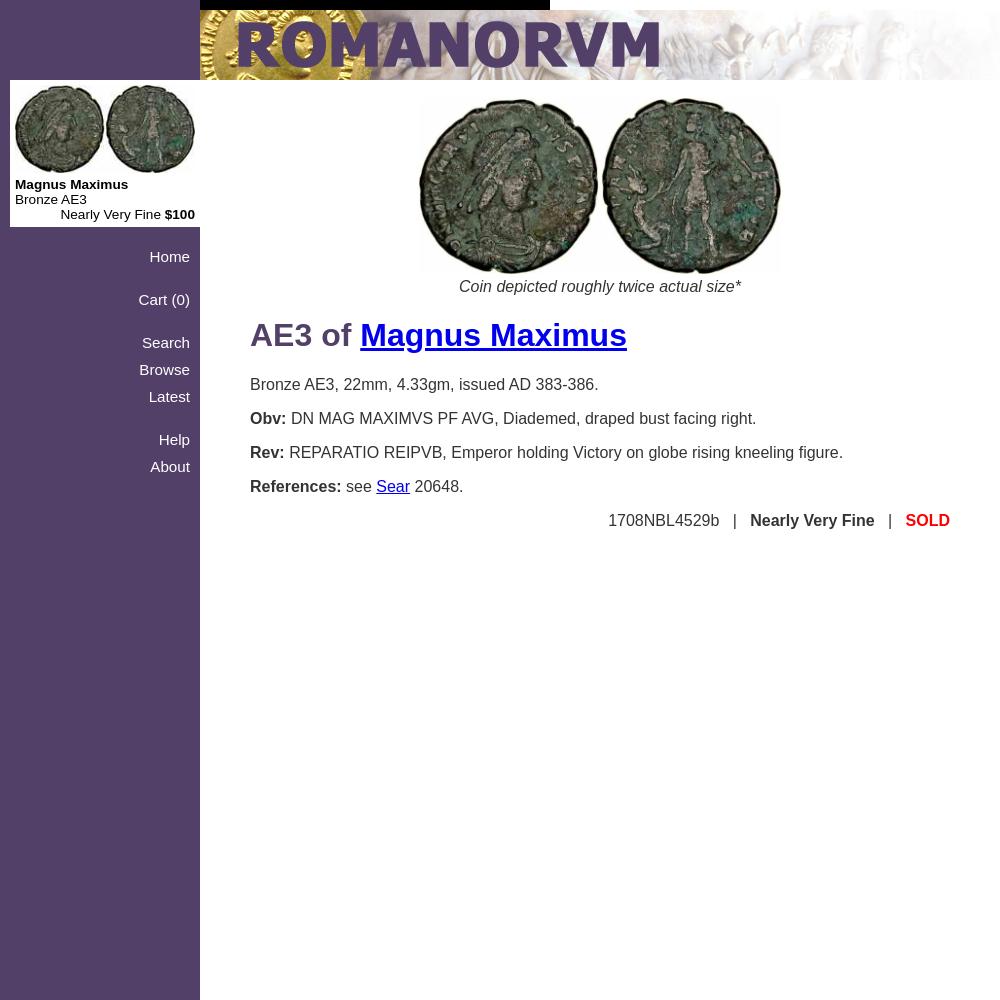 This screenshot has width=1000, height=1000. Describe the element at coordinates (562, 450) in the screenshot. I see `'REPARATIO REIPVB, Emperor holding Victory on globe rising kneeling figure.'` at that location.